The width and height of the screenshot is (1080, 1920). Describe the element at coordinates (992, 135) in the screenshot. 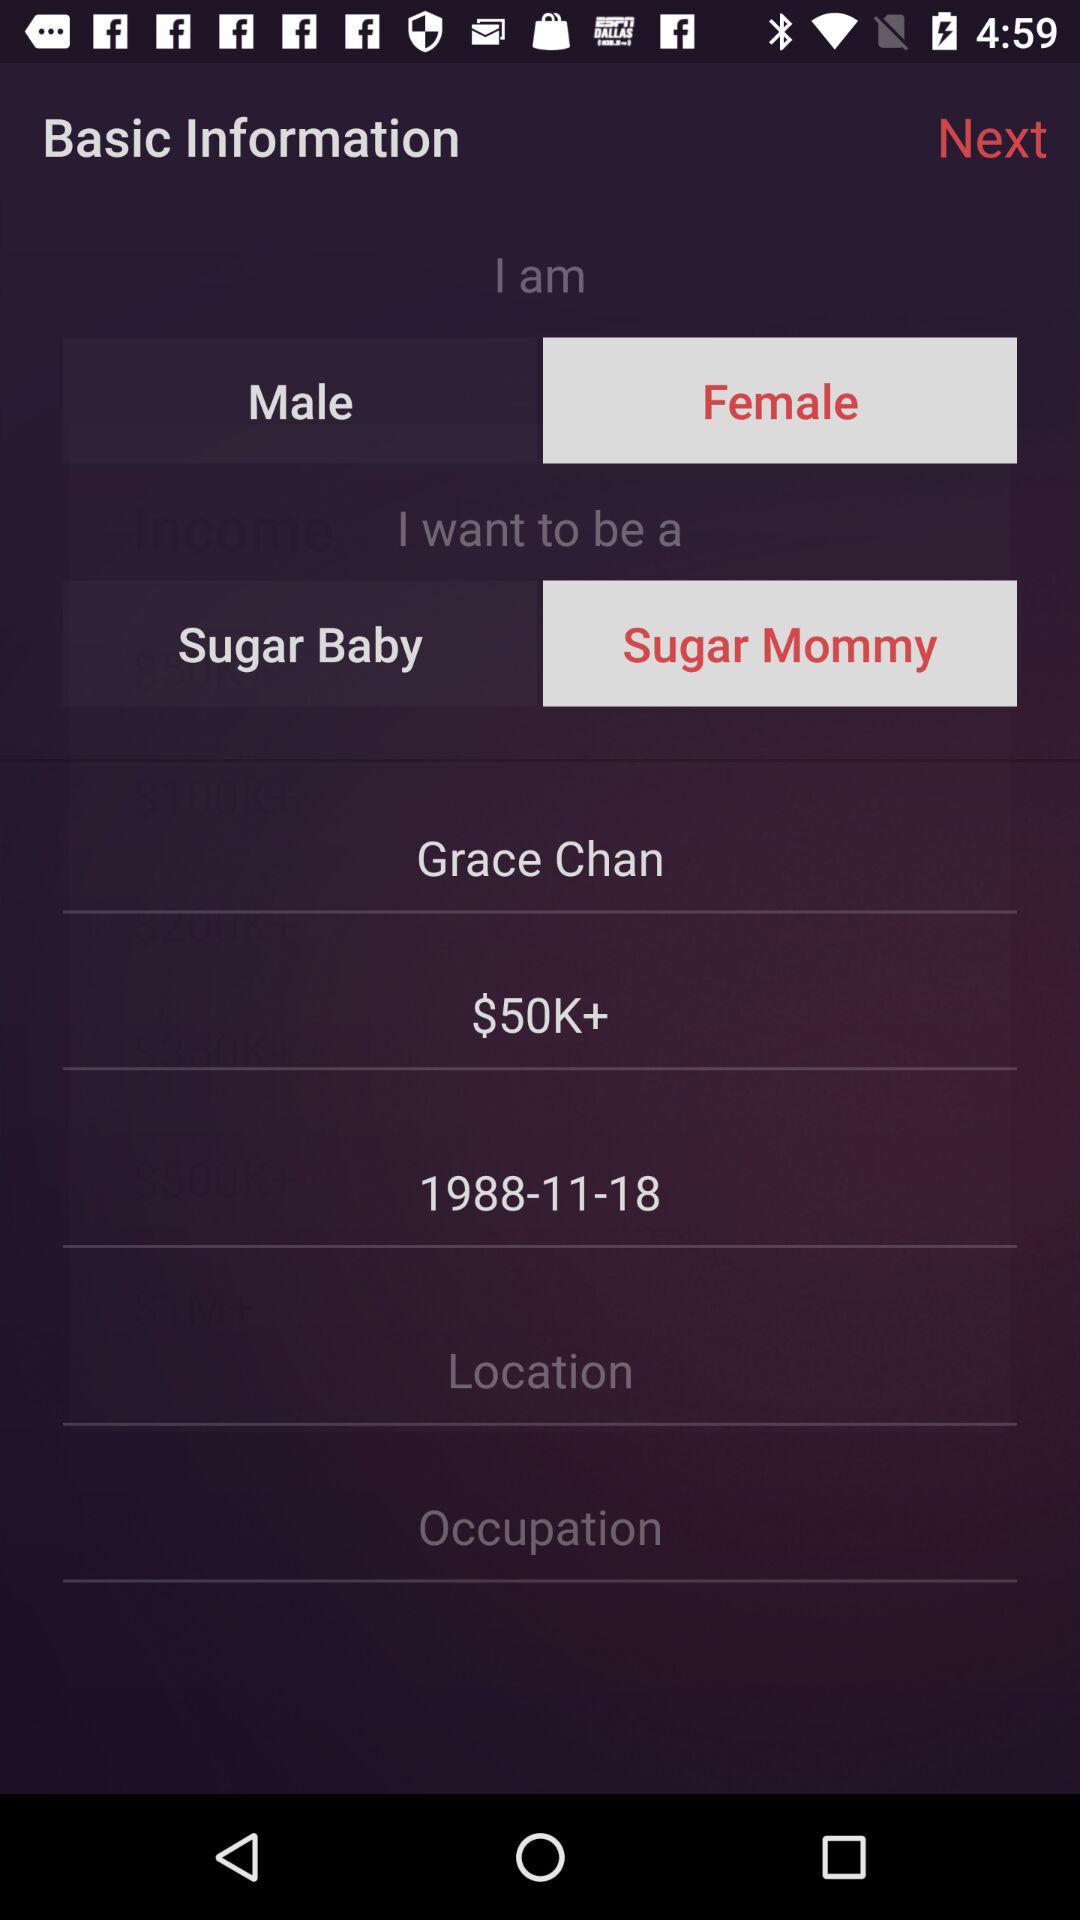

I see `the icon to the right of basic information icon` at that location.